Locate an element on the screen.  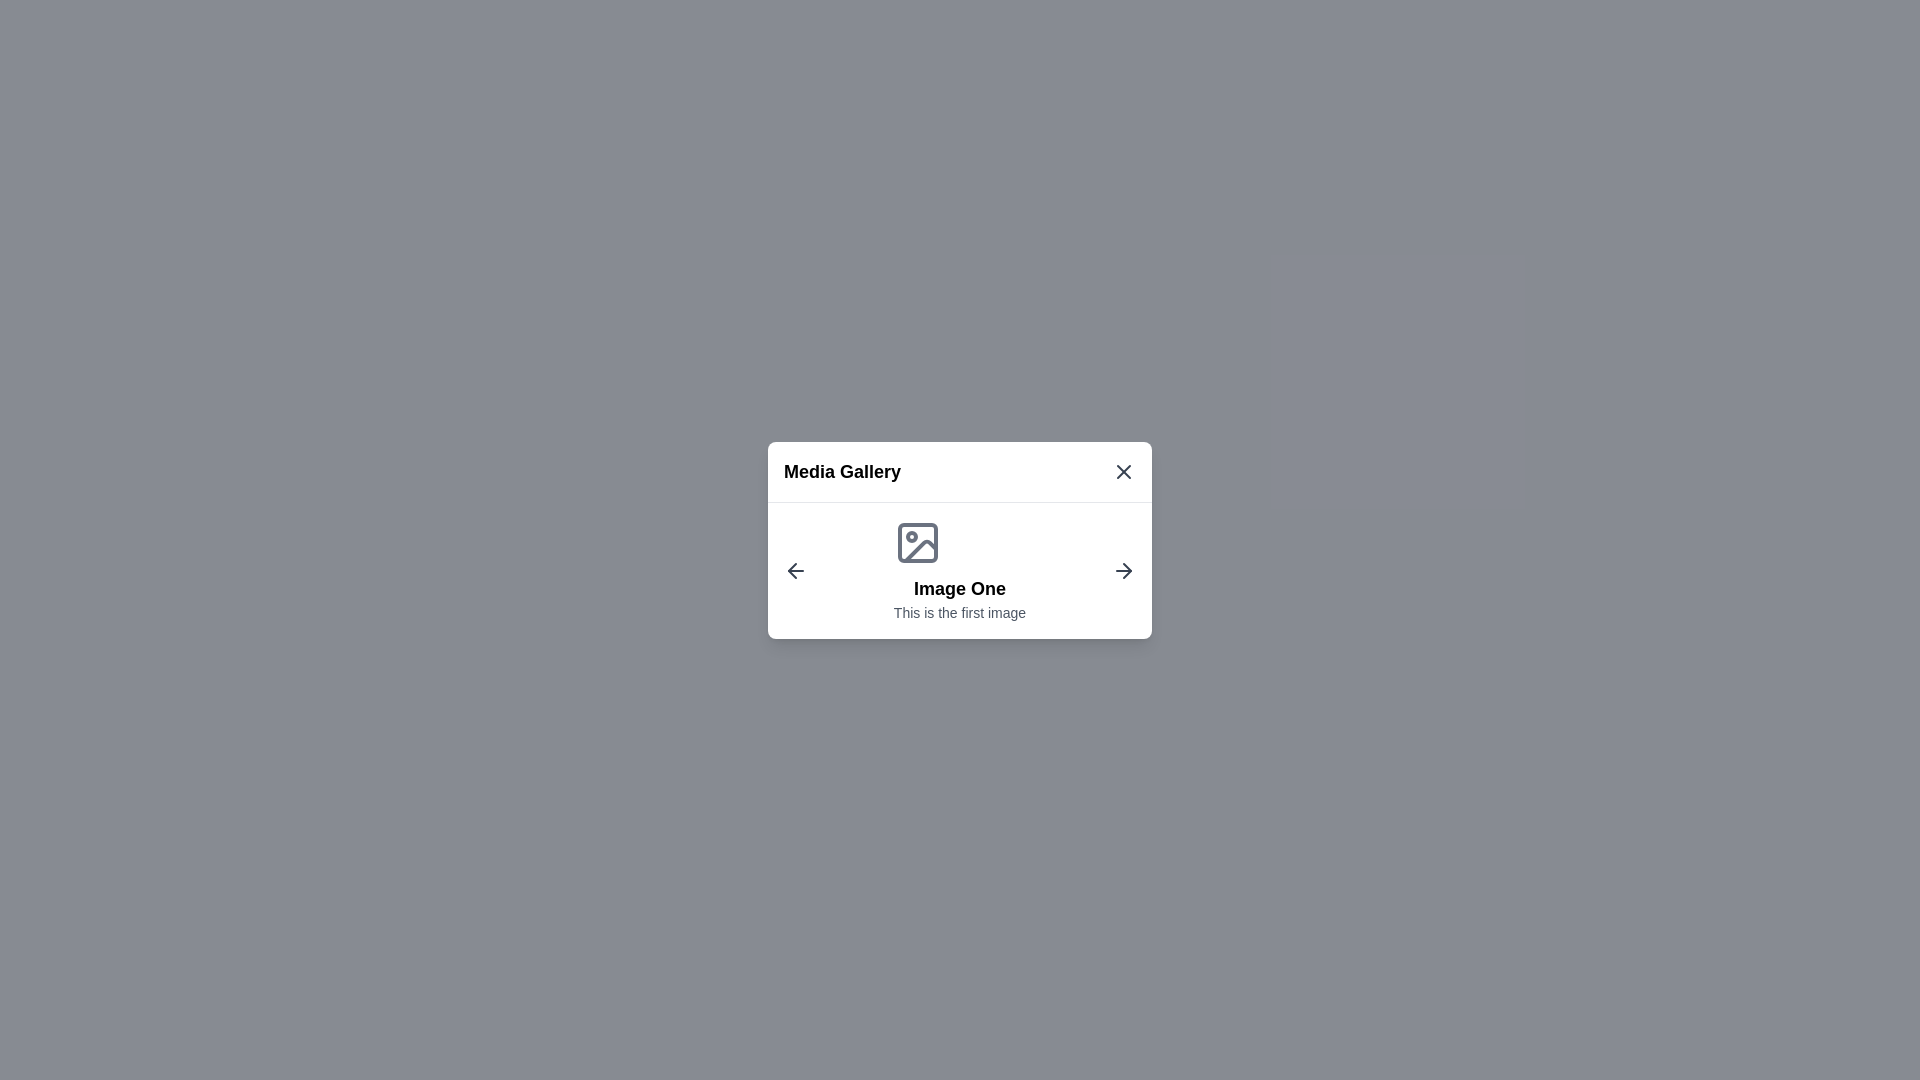
the leftward-pointing arrow icon located on the left side of the 'Media Gallery' modal is located at coordinates (795, 570).